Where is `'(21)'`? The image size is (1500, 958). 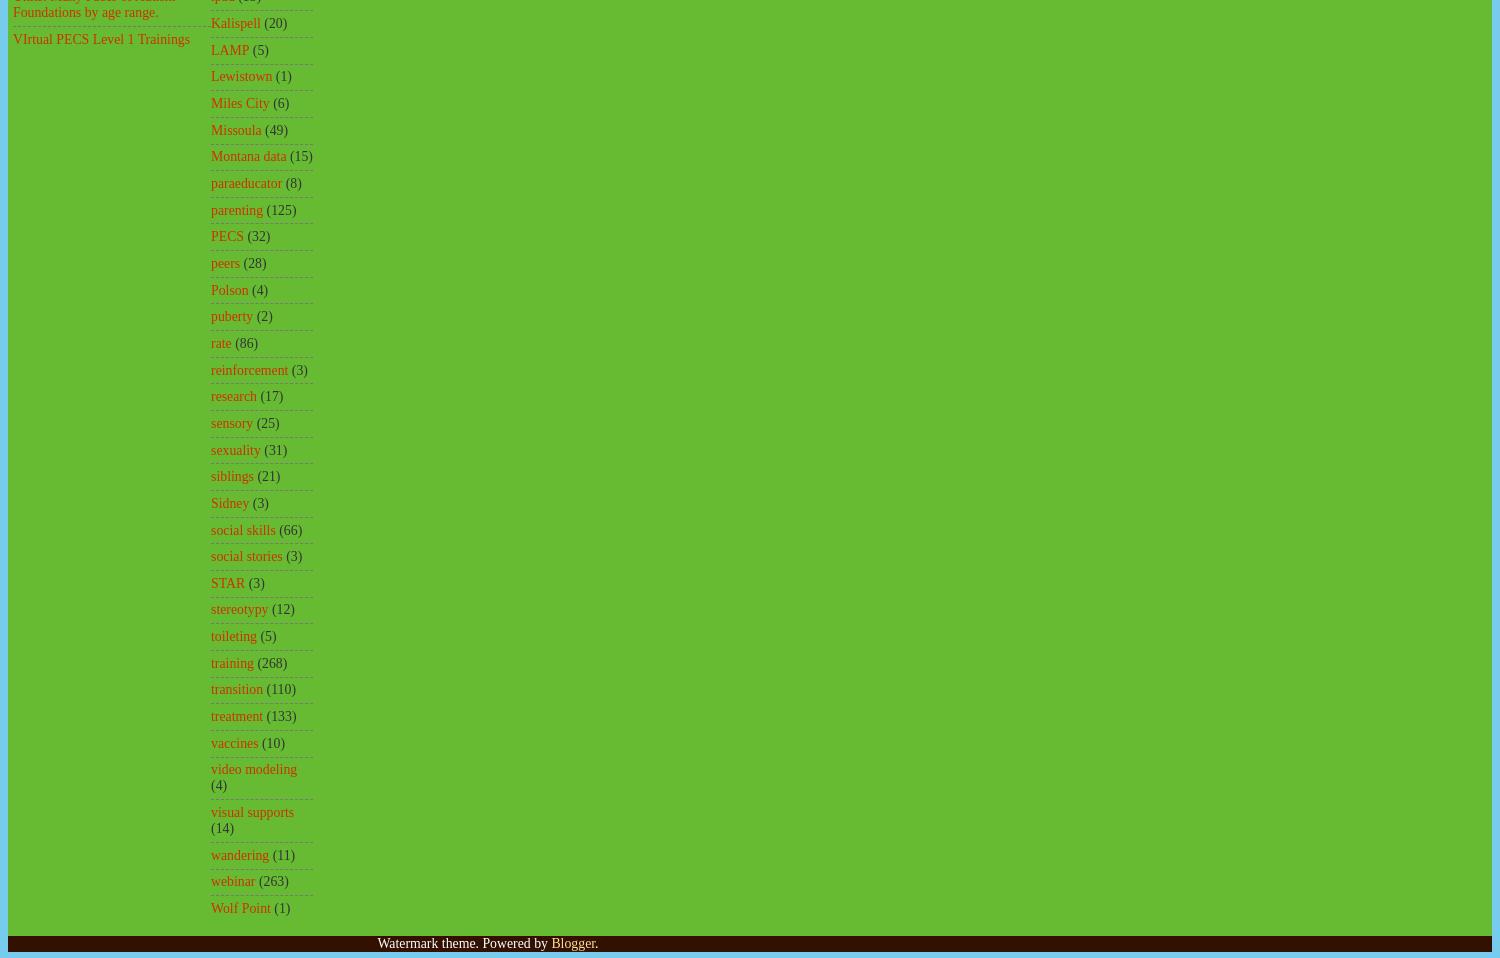 '(21)' is located at coordinates (268, 476).